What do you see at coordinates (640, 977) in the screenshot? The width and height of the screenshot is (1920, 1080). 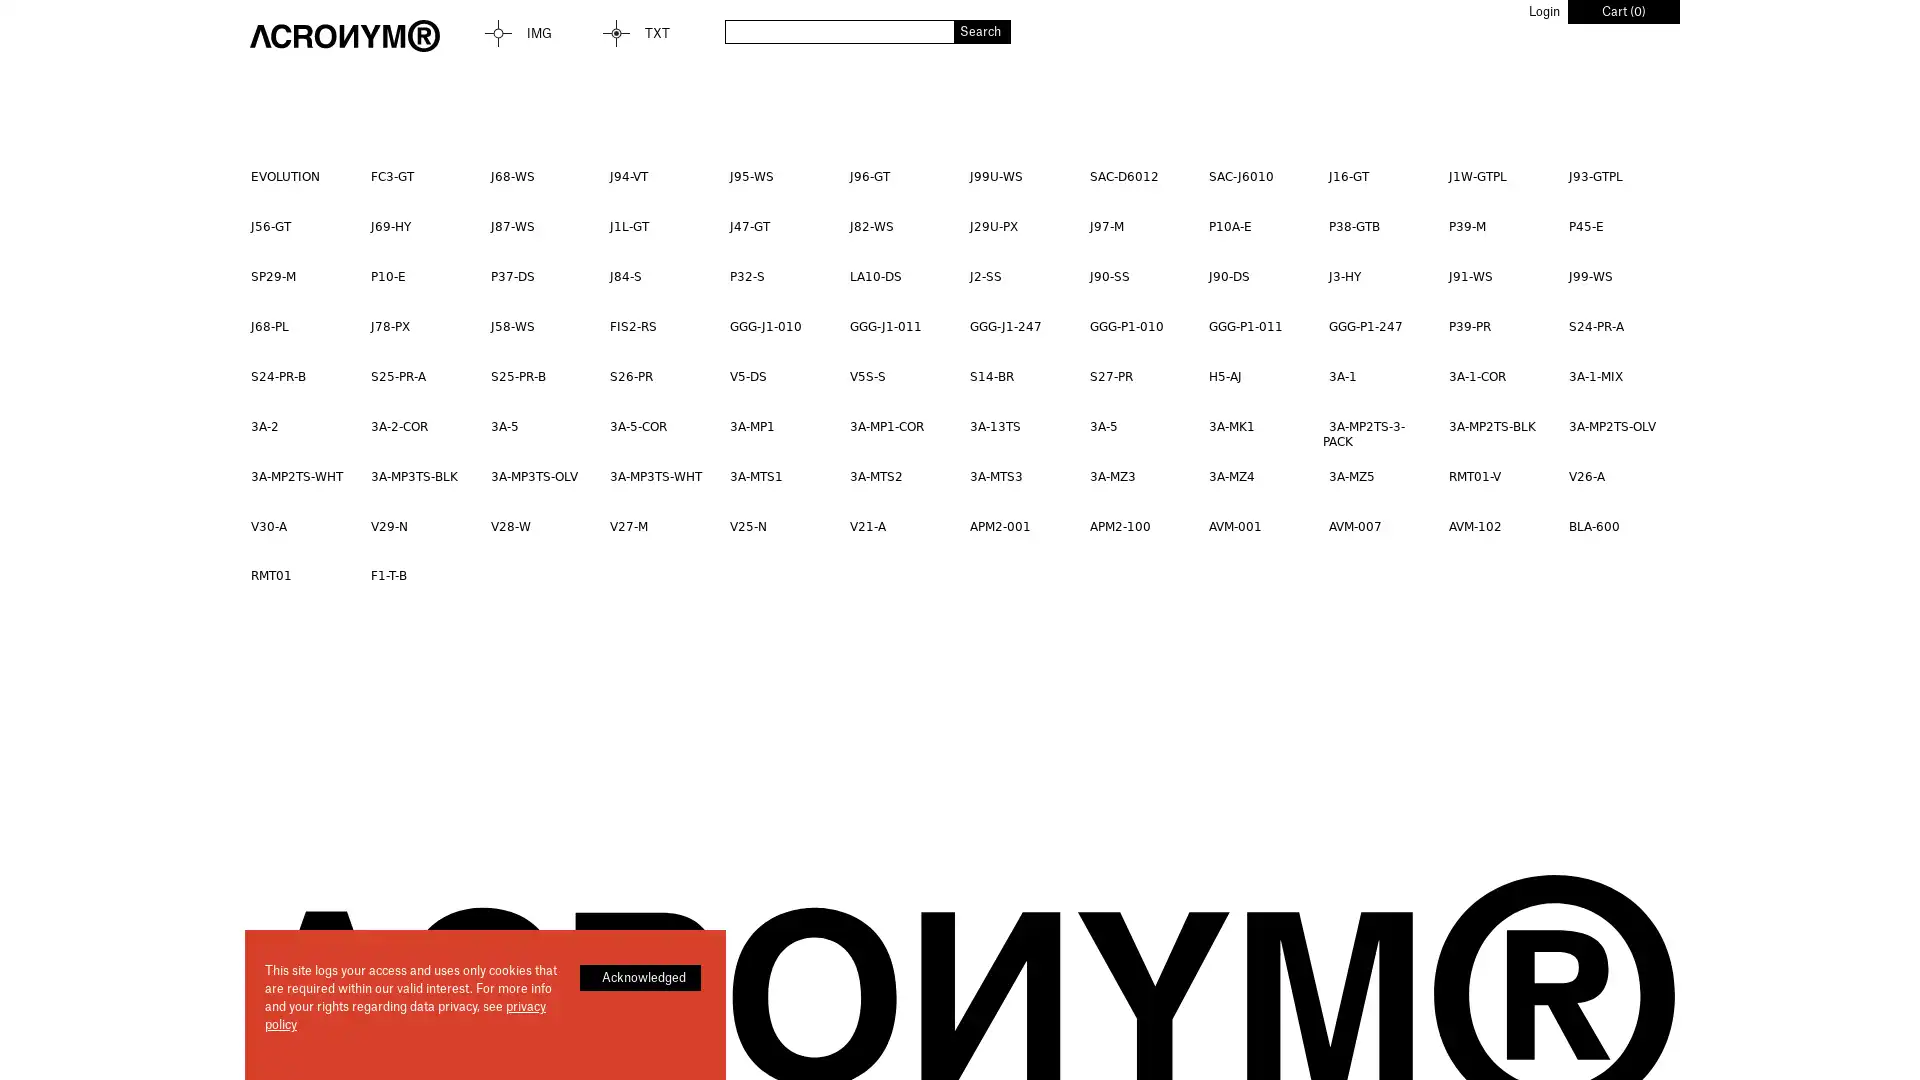 I see `Acknowledged` at bounding box center [640, 977].